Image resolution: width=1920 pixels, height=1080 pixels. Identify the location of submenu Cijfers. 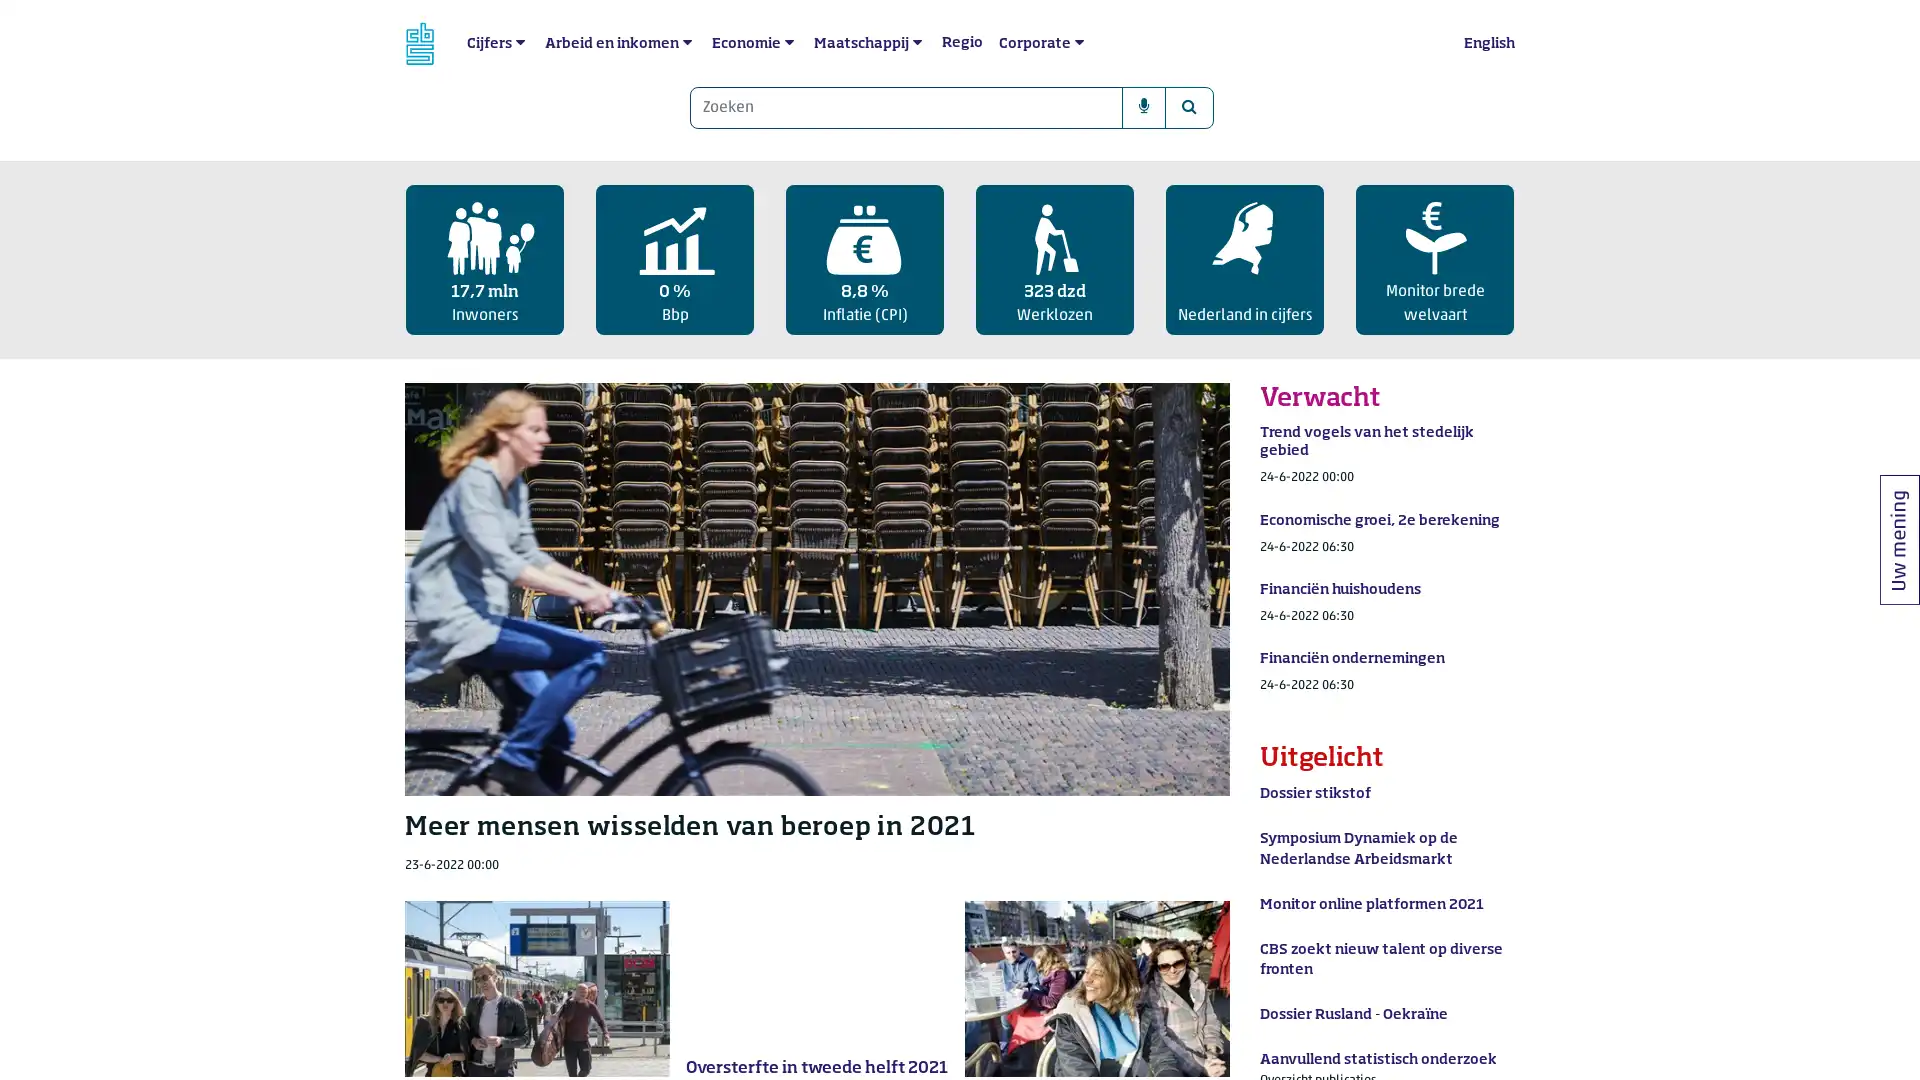
(520, 42).